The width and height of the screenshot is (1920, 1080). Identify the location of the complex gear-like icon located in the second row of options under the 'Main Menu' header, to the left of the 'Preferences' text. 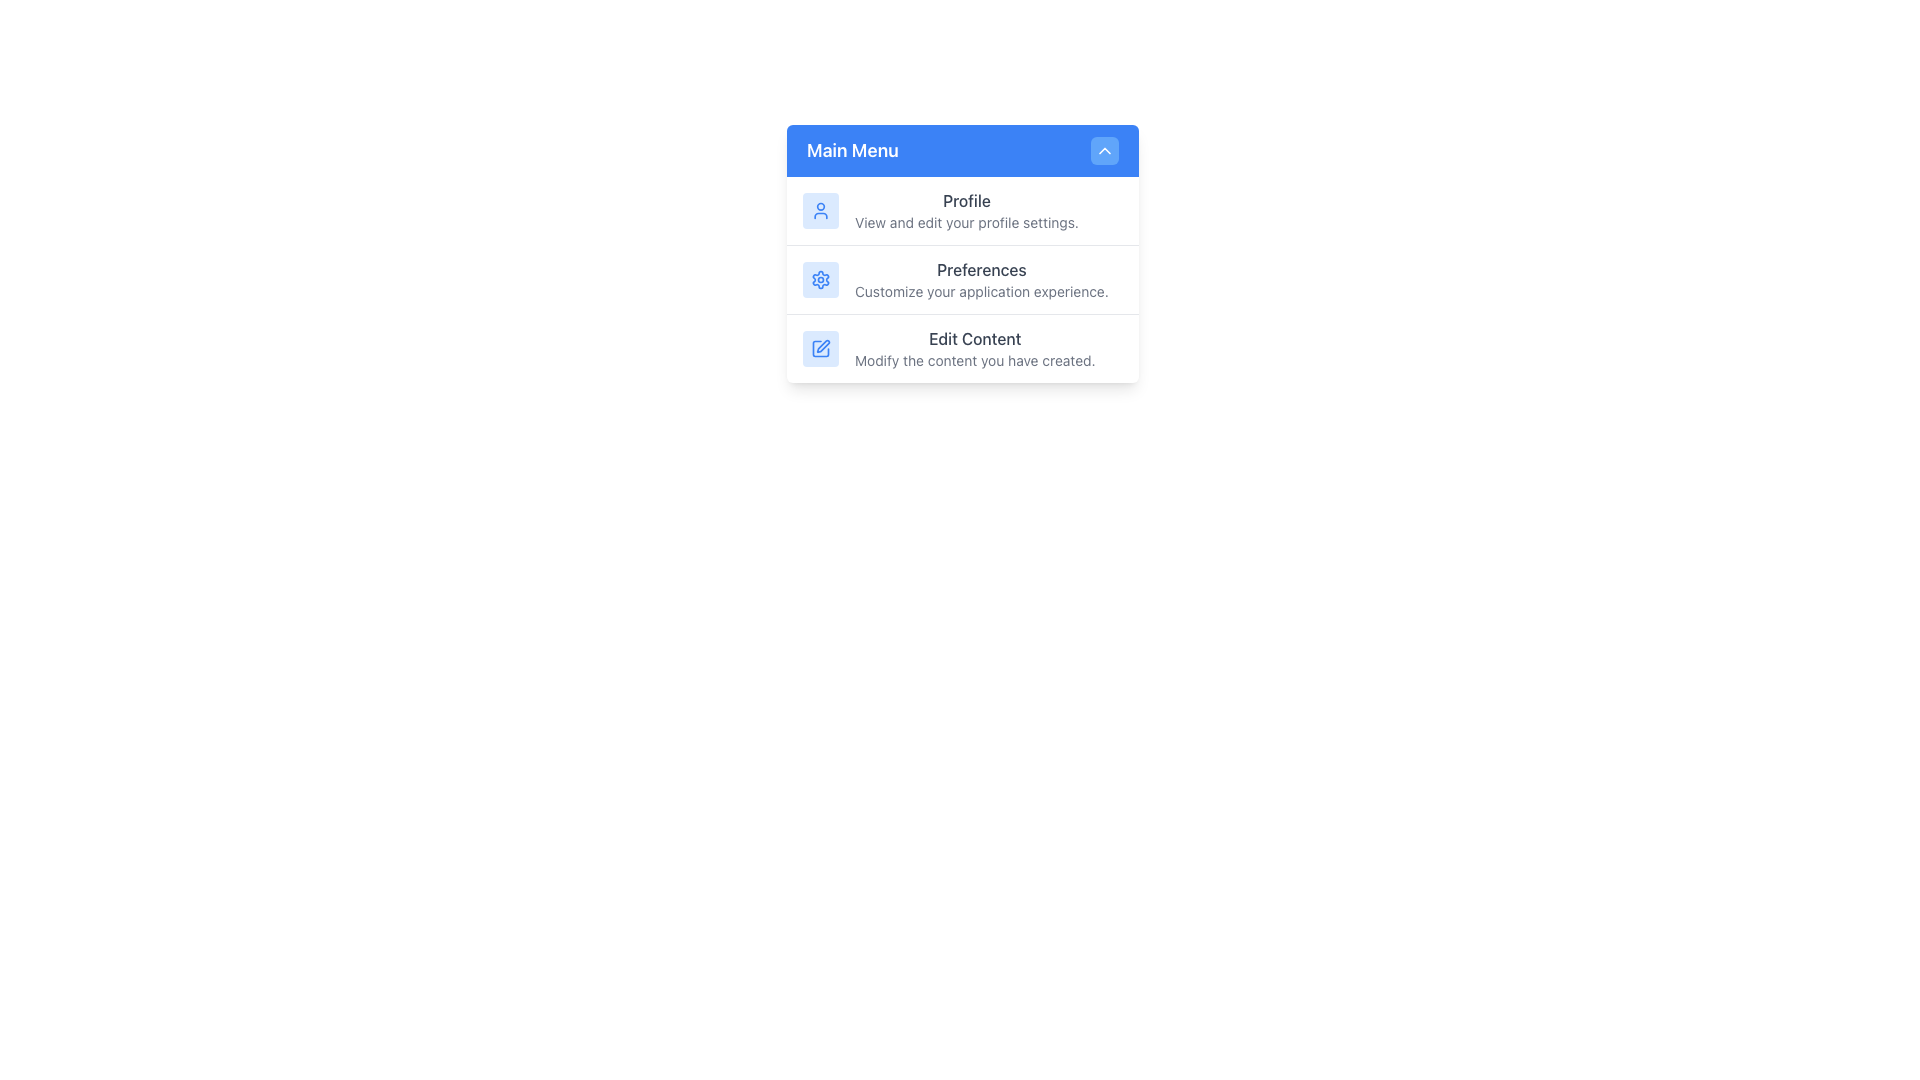
(820, 280).